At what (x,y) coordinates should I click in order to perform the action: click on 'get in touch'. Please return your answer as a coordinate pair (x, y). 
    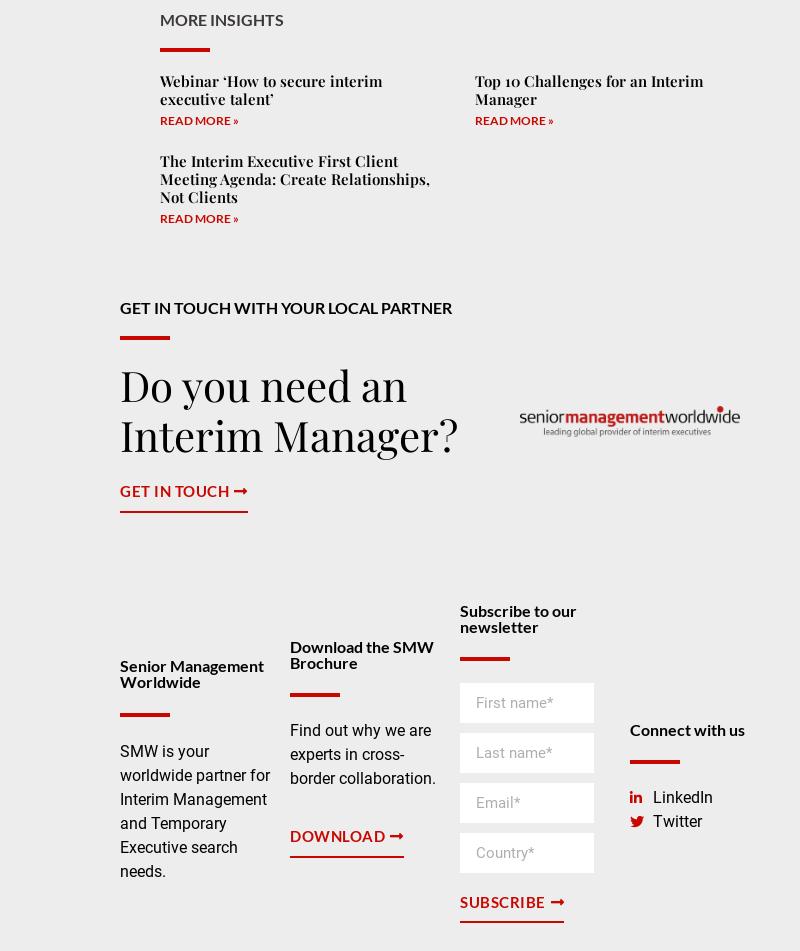
    Looking at the image, I should click on (173, 490).